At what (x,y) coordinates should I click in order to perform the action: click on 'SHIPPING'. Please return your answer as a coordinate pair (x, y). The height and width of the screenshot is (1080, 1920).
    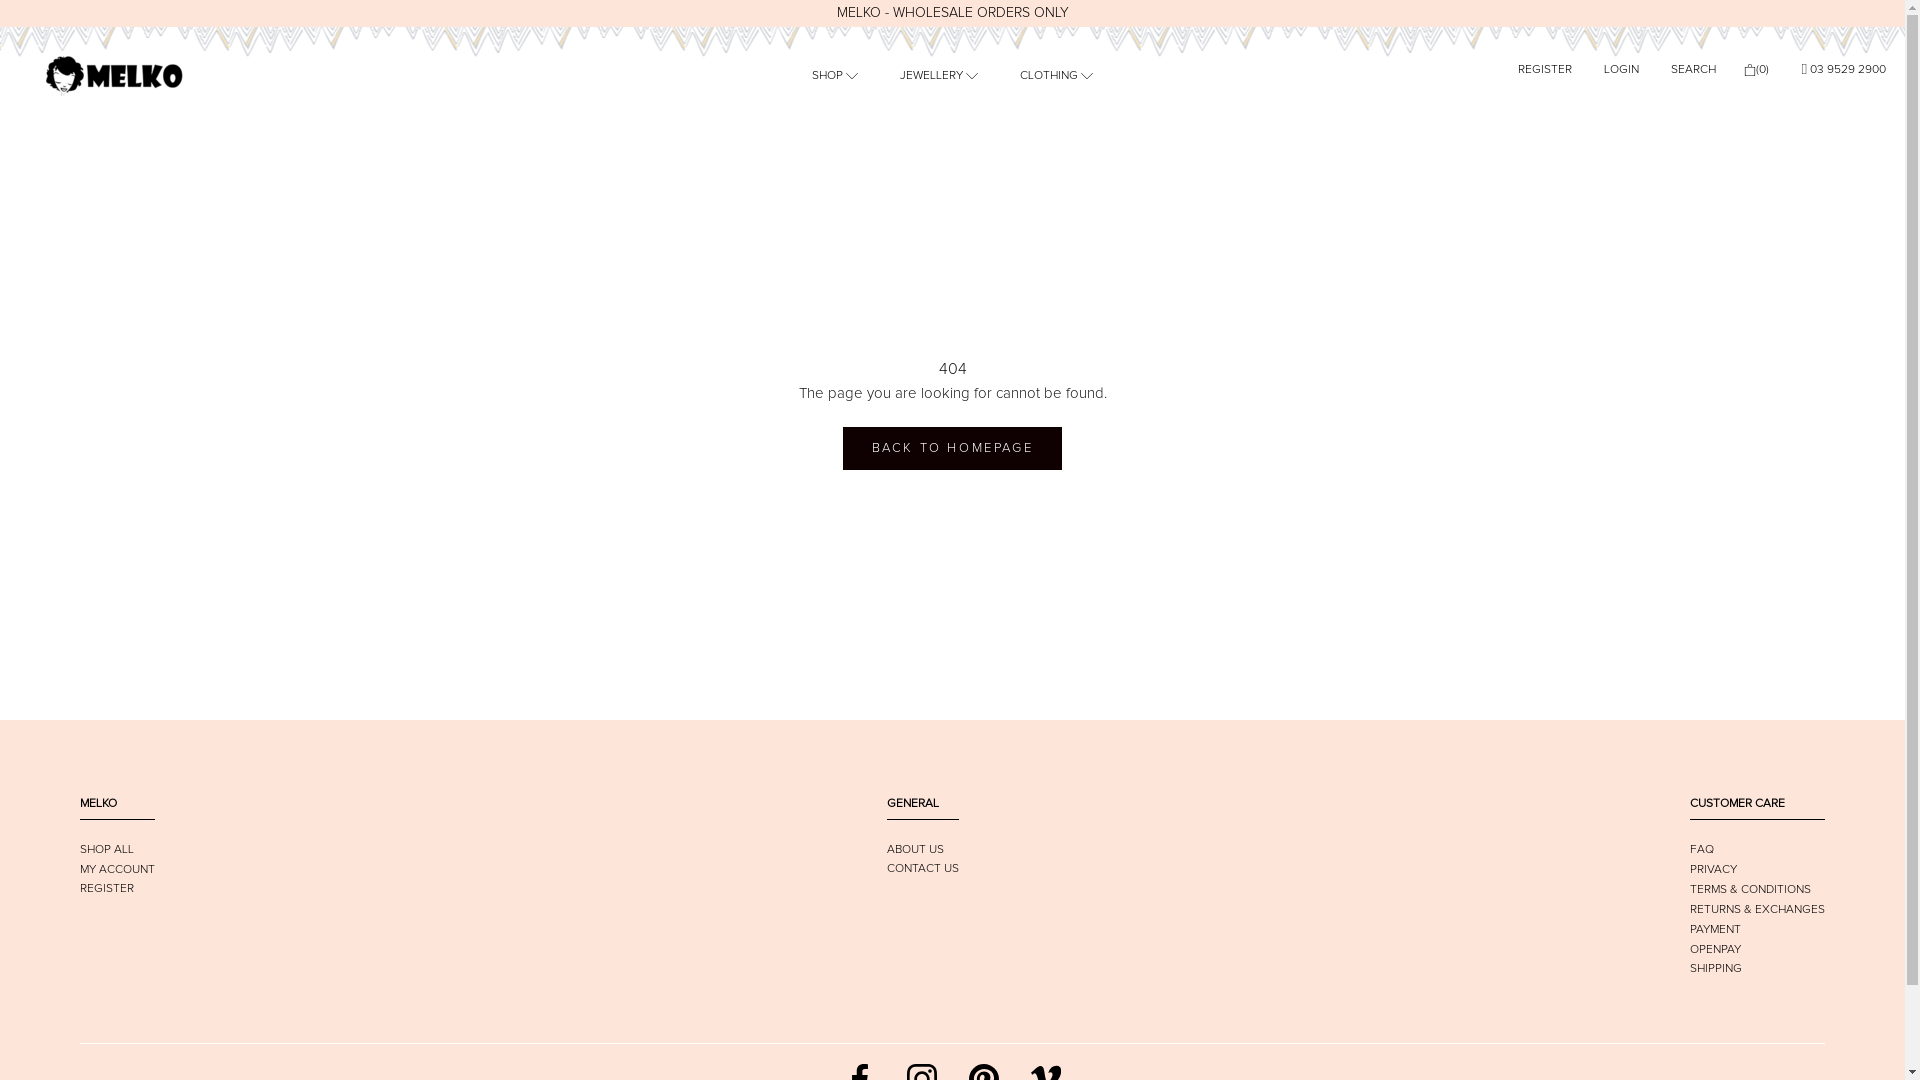
    Looking at the image, I should click on (1715, 967).